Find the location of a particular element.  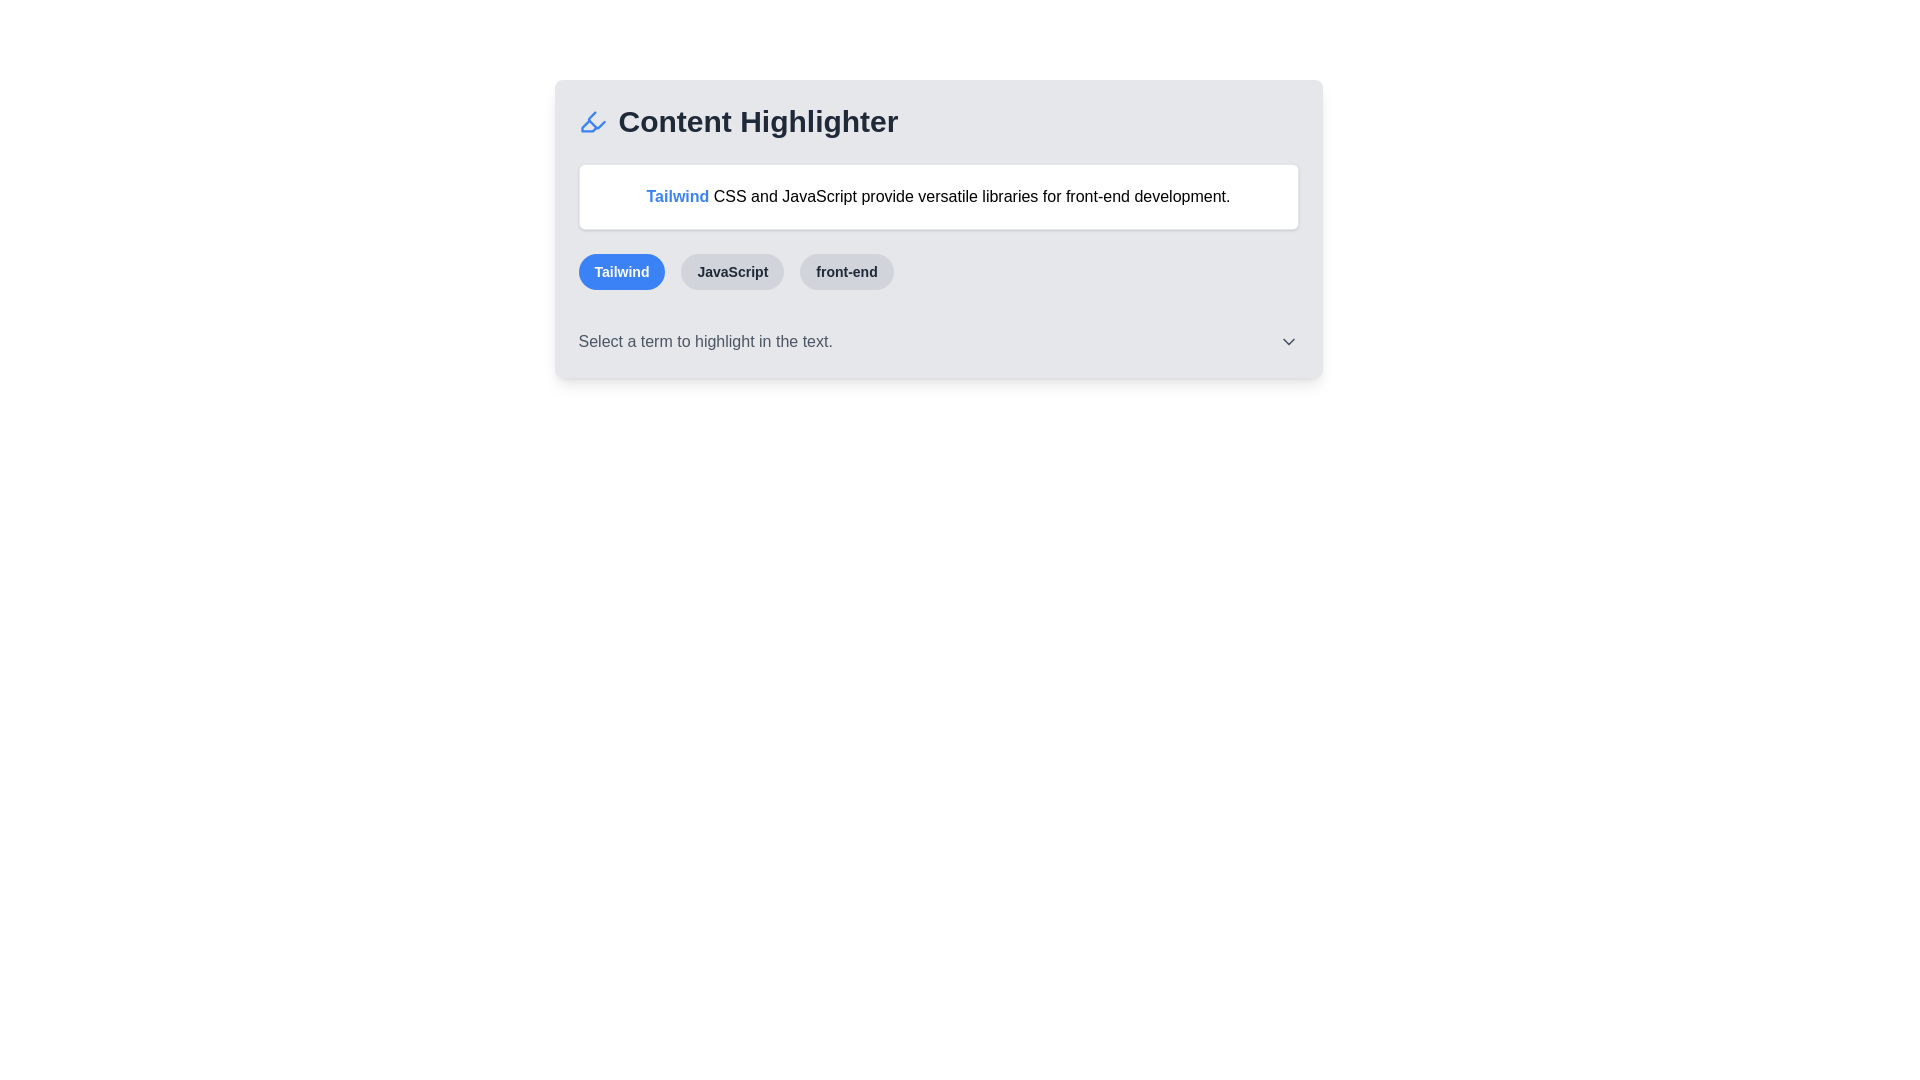

the third button labeled 'Front-end' in the horizontally aligned list of buttons beneath the text box is located at coordinates (847, 272).